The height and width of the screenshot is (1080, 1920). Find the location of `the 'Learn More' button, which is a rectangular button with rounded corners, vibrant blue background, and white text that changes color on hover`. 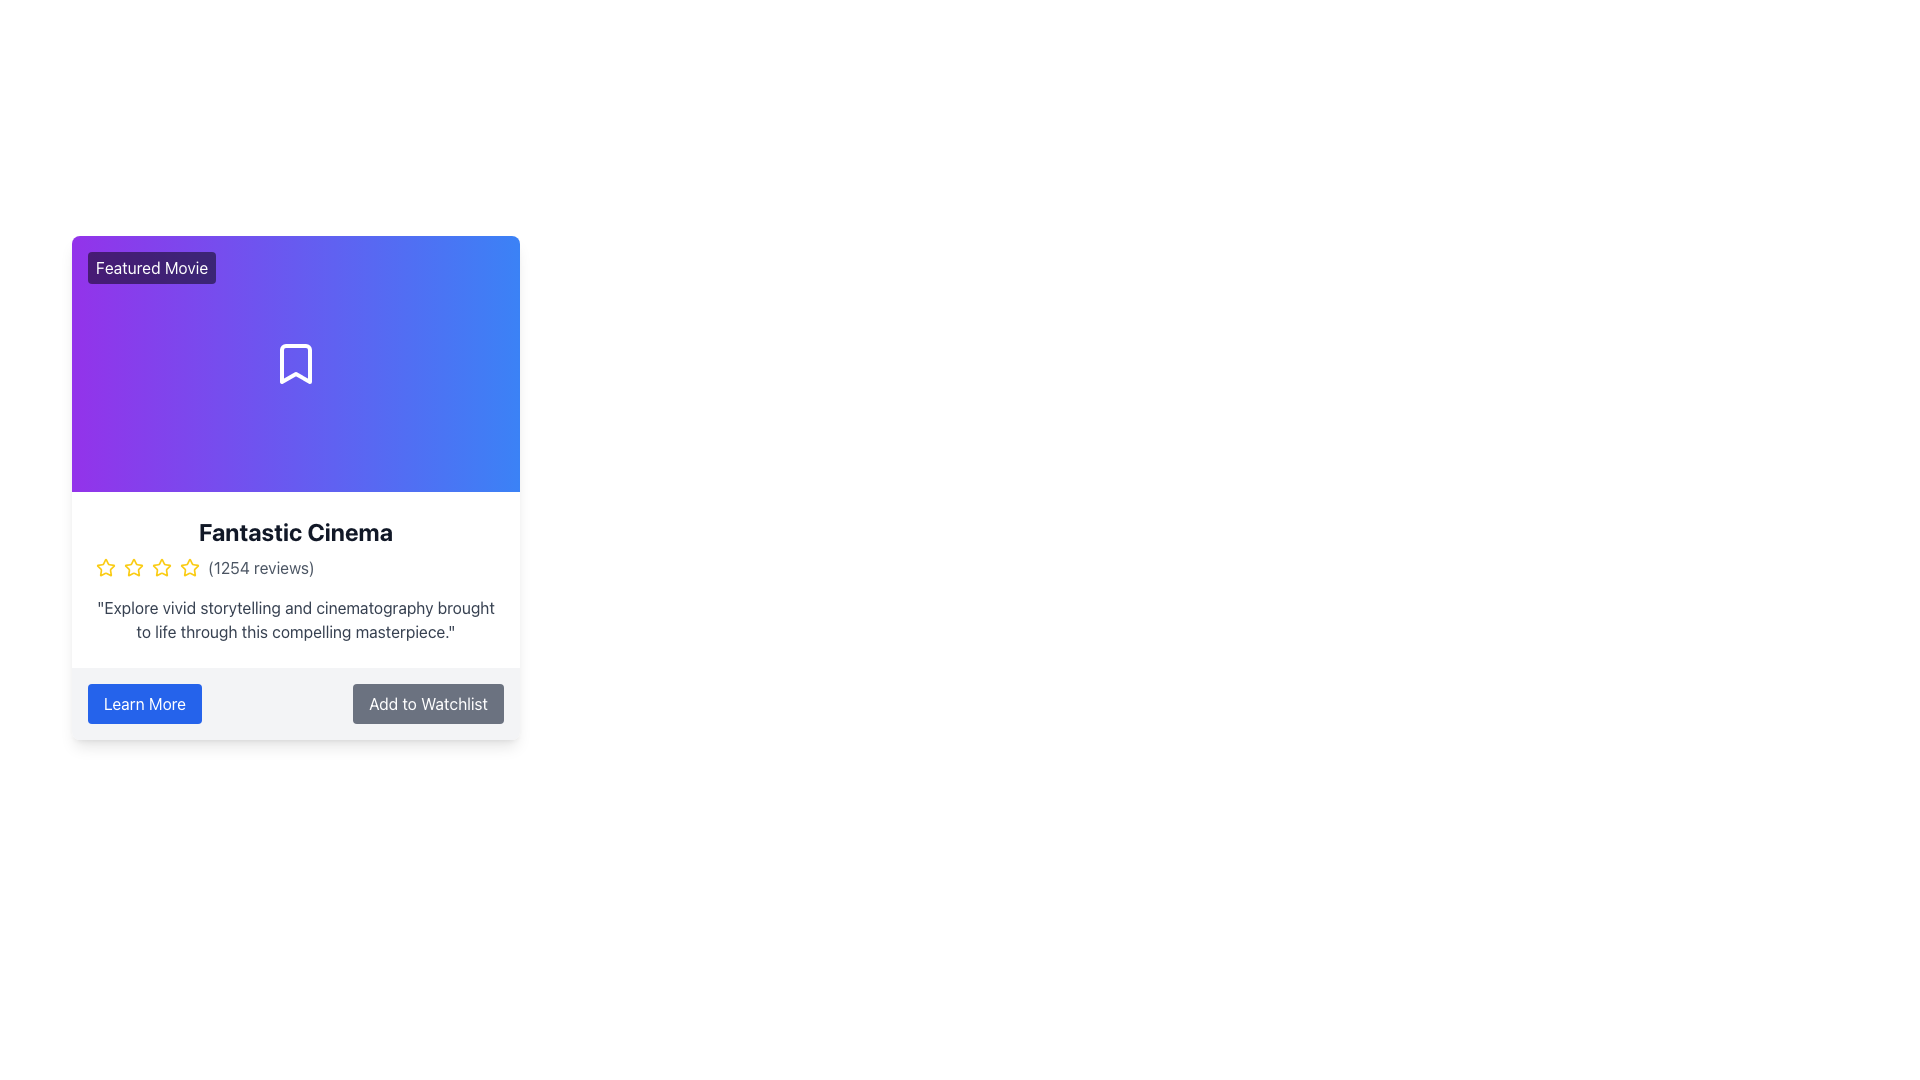

the 'Learn More' button, which is a rectangular button with rounded corners, vibrant blue background, and white text that changes color on hover is located at coordinates (143, 703).